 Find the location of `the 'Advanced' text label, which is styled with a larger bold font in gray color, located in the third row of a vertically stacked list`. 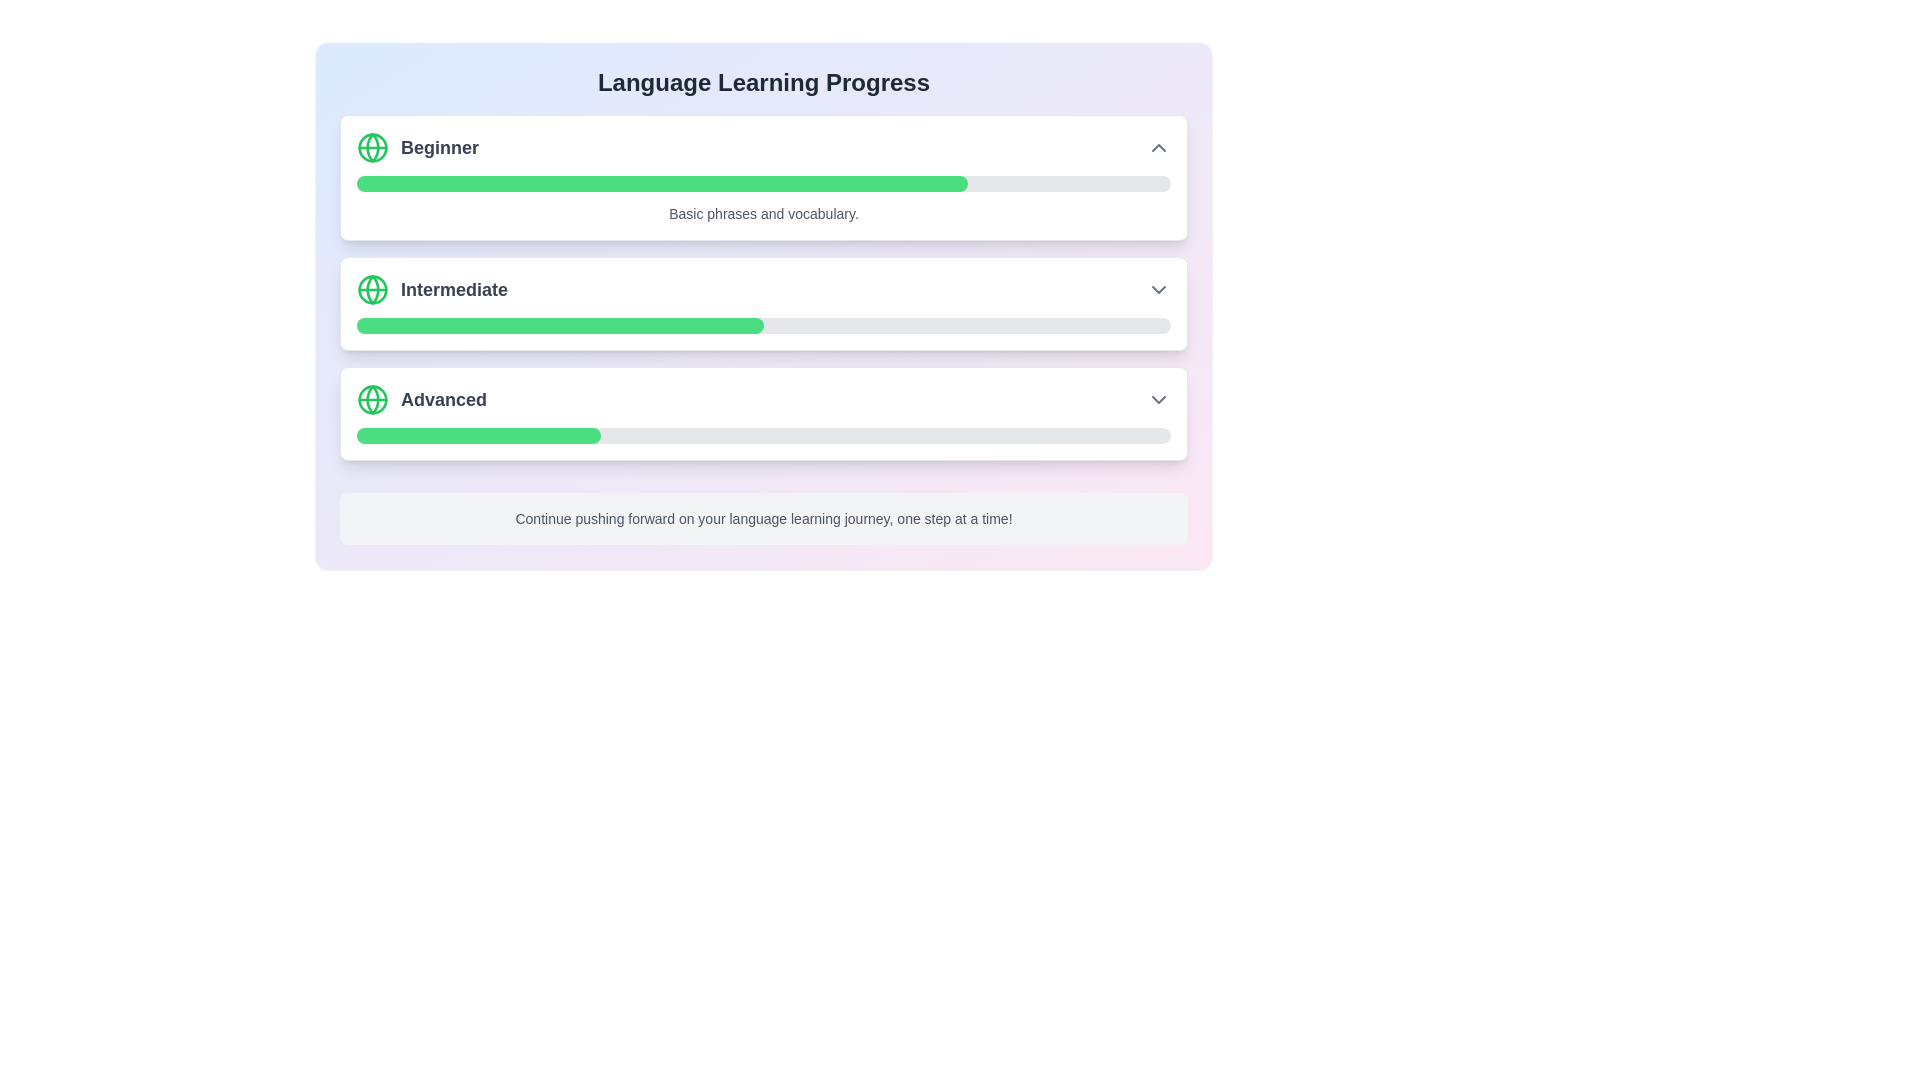

the 'Advanced' text label, which is styled with a larger bold font in gray color, located in the third row of a vertically stacked list is located at coordinates (443, 400).